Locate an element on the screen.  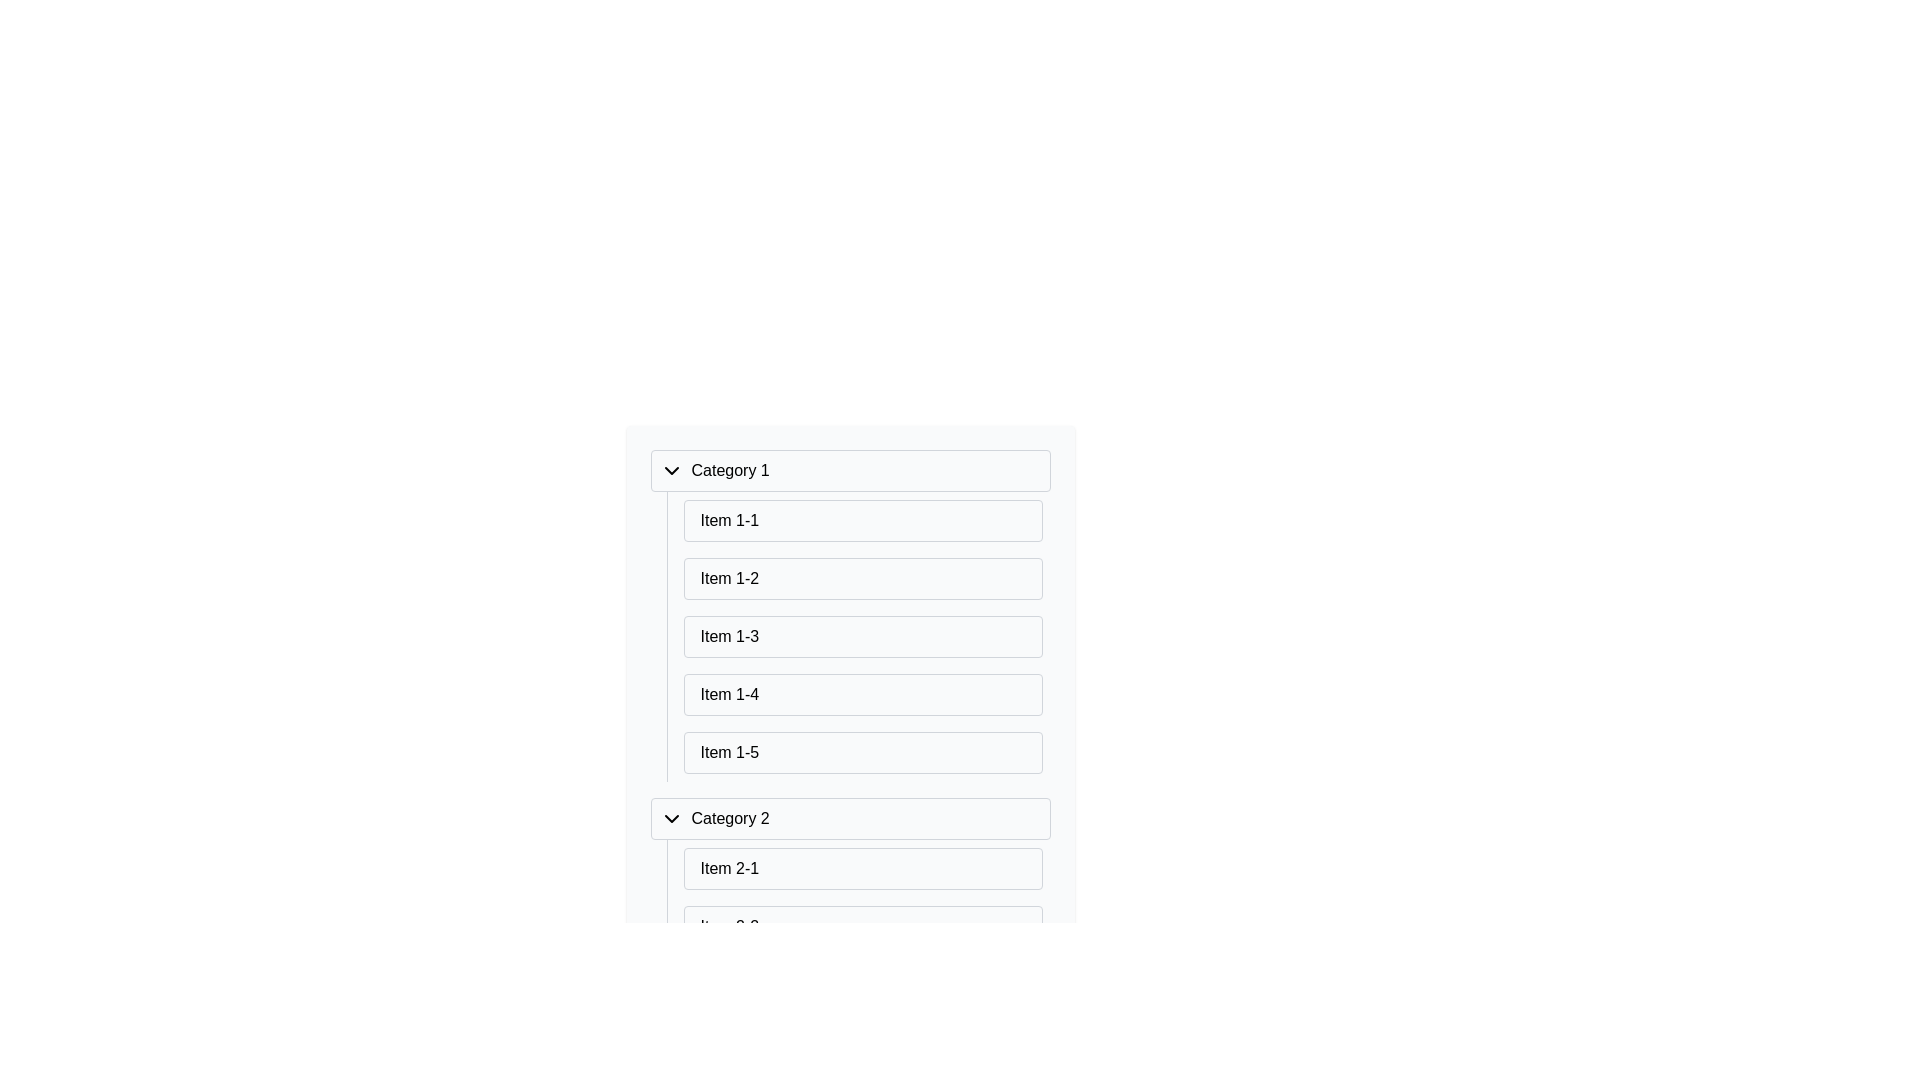
the fourth list item labeled 'Item 1-4', which is styled as a rounded rectangular box with a light gray border is located at coordinates (863, 693).